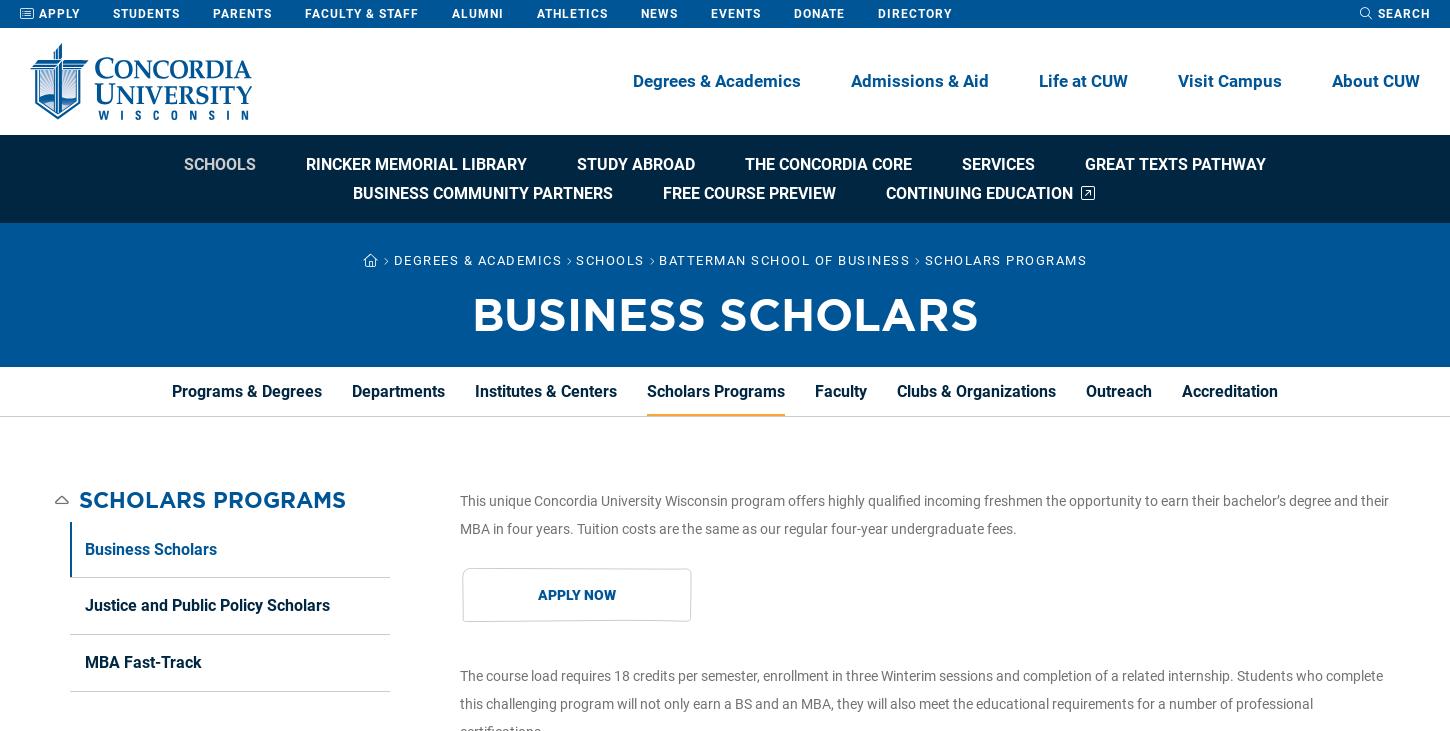 The height and width of the screenshot is (731, 1450). What do you see at coordinates (575, 594) in the screenshot?
I see `'Apply Now'` at bounding box center [575, 594].